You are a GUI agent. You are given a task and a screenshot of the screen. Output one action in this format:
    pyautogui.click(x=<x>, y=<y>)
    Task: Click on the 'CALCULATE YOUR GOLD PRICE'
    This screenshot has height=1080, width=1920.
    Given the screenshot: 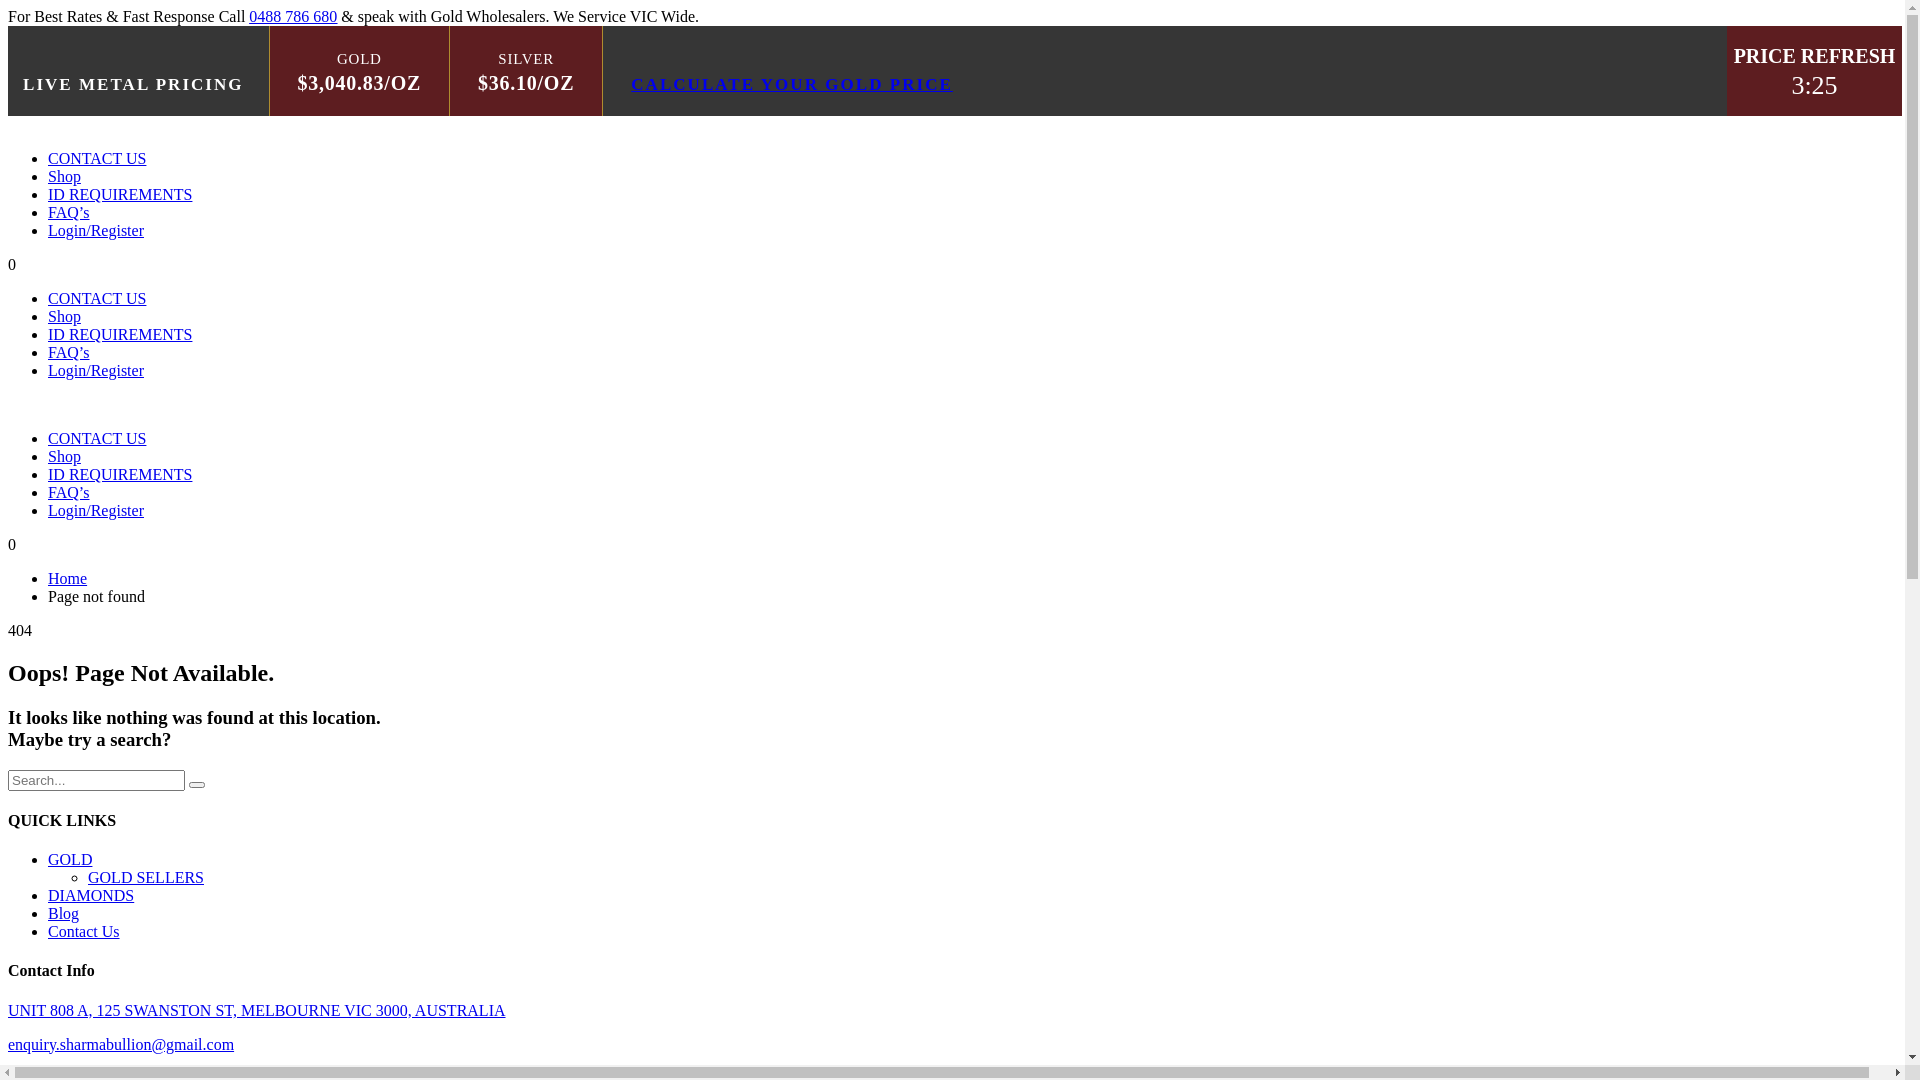 What is the action you would take?
    pyautogui.click(x=791, y=83)
    